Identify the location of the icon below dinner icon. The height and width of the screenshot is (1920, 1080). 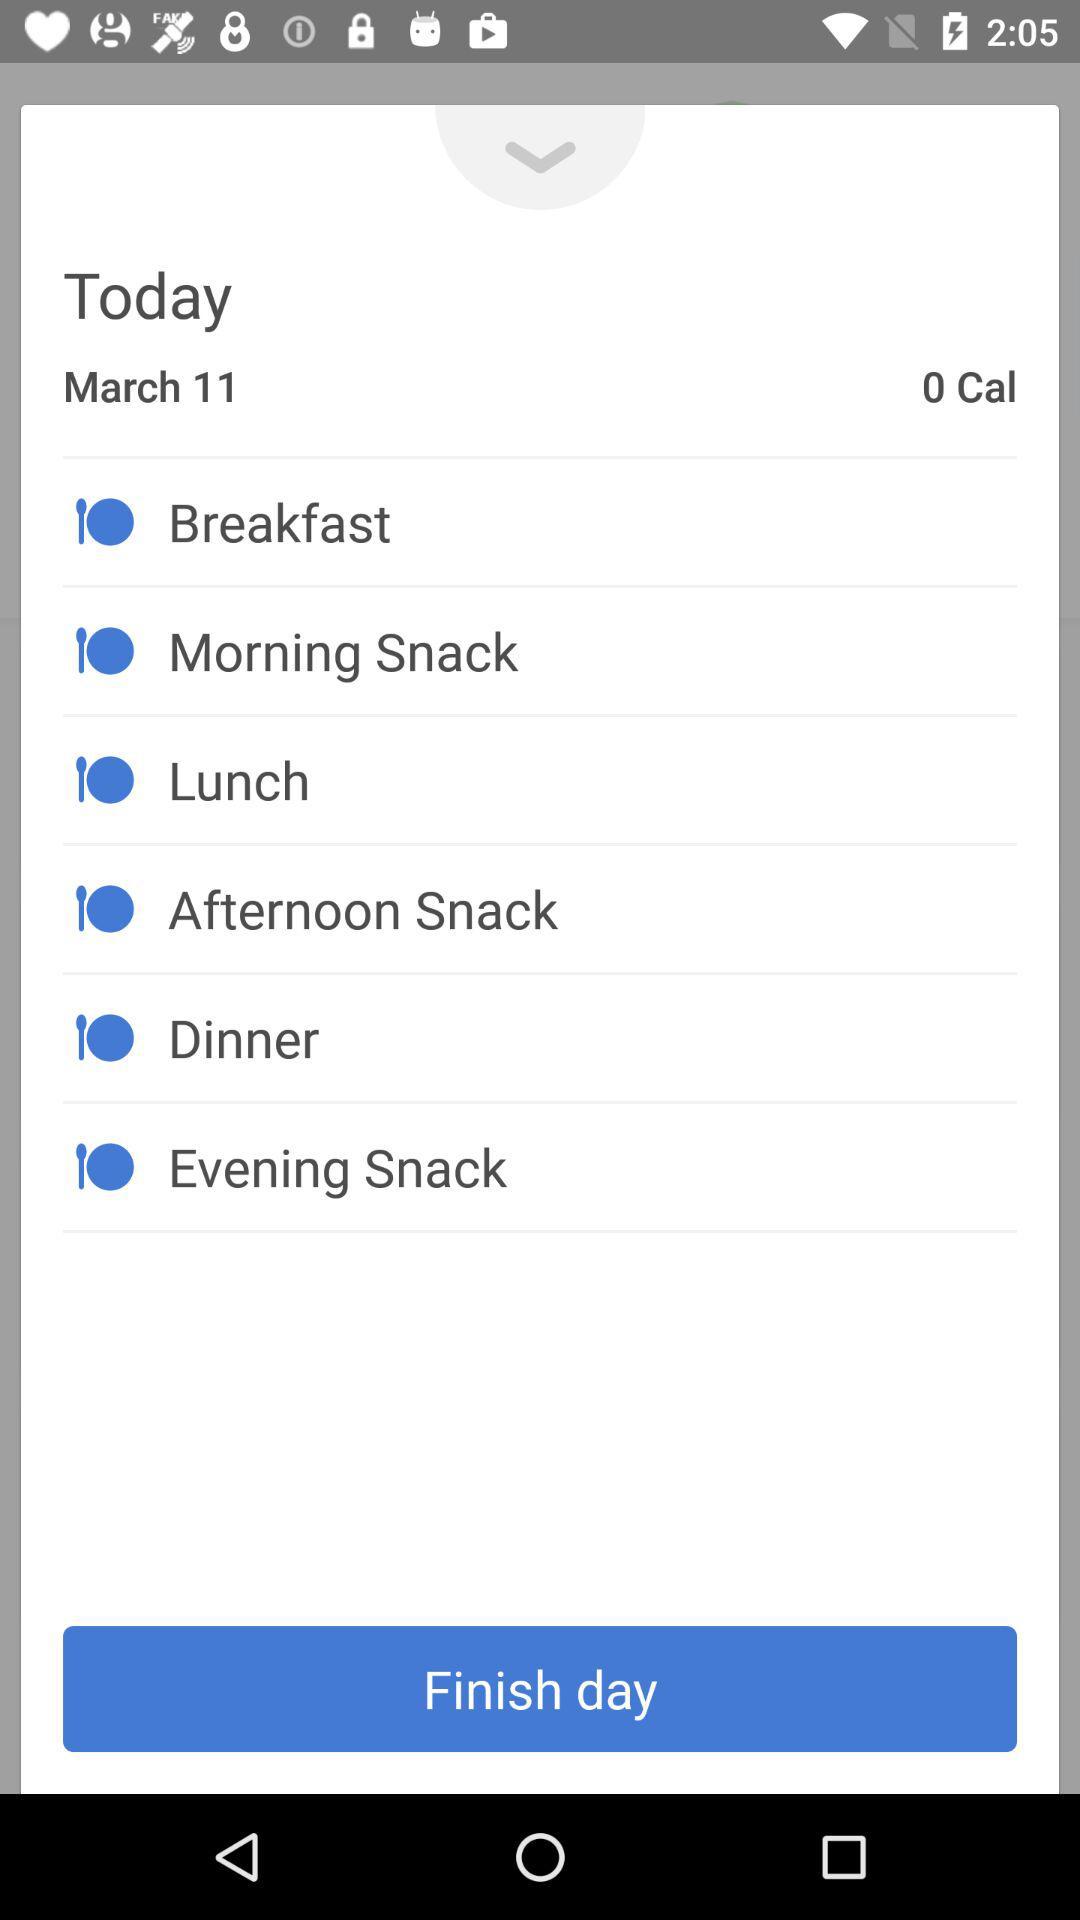
(591, 1166).